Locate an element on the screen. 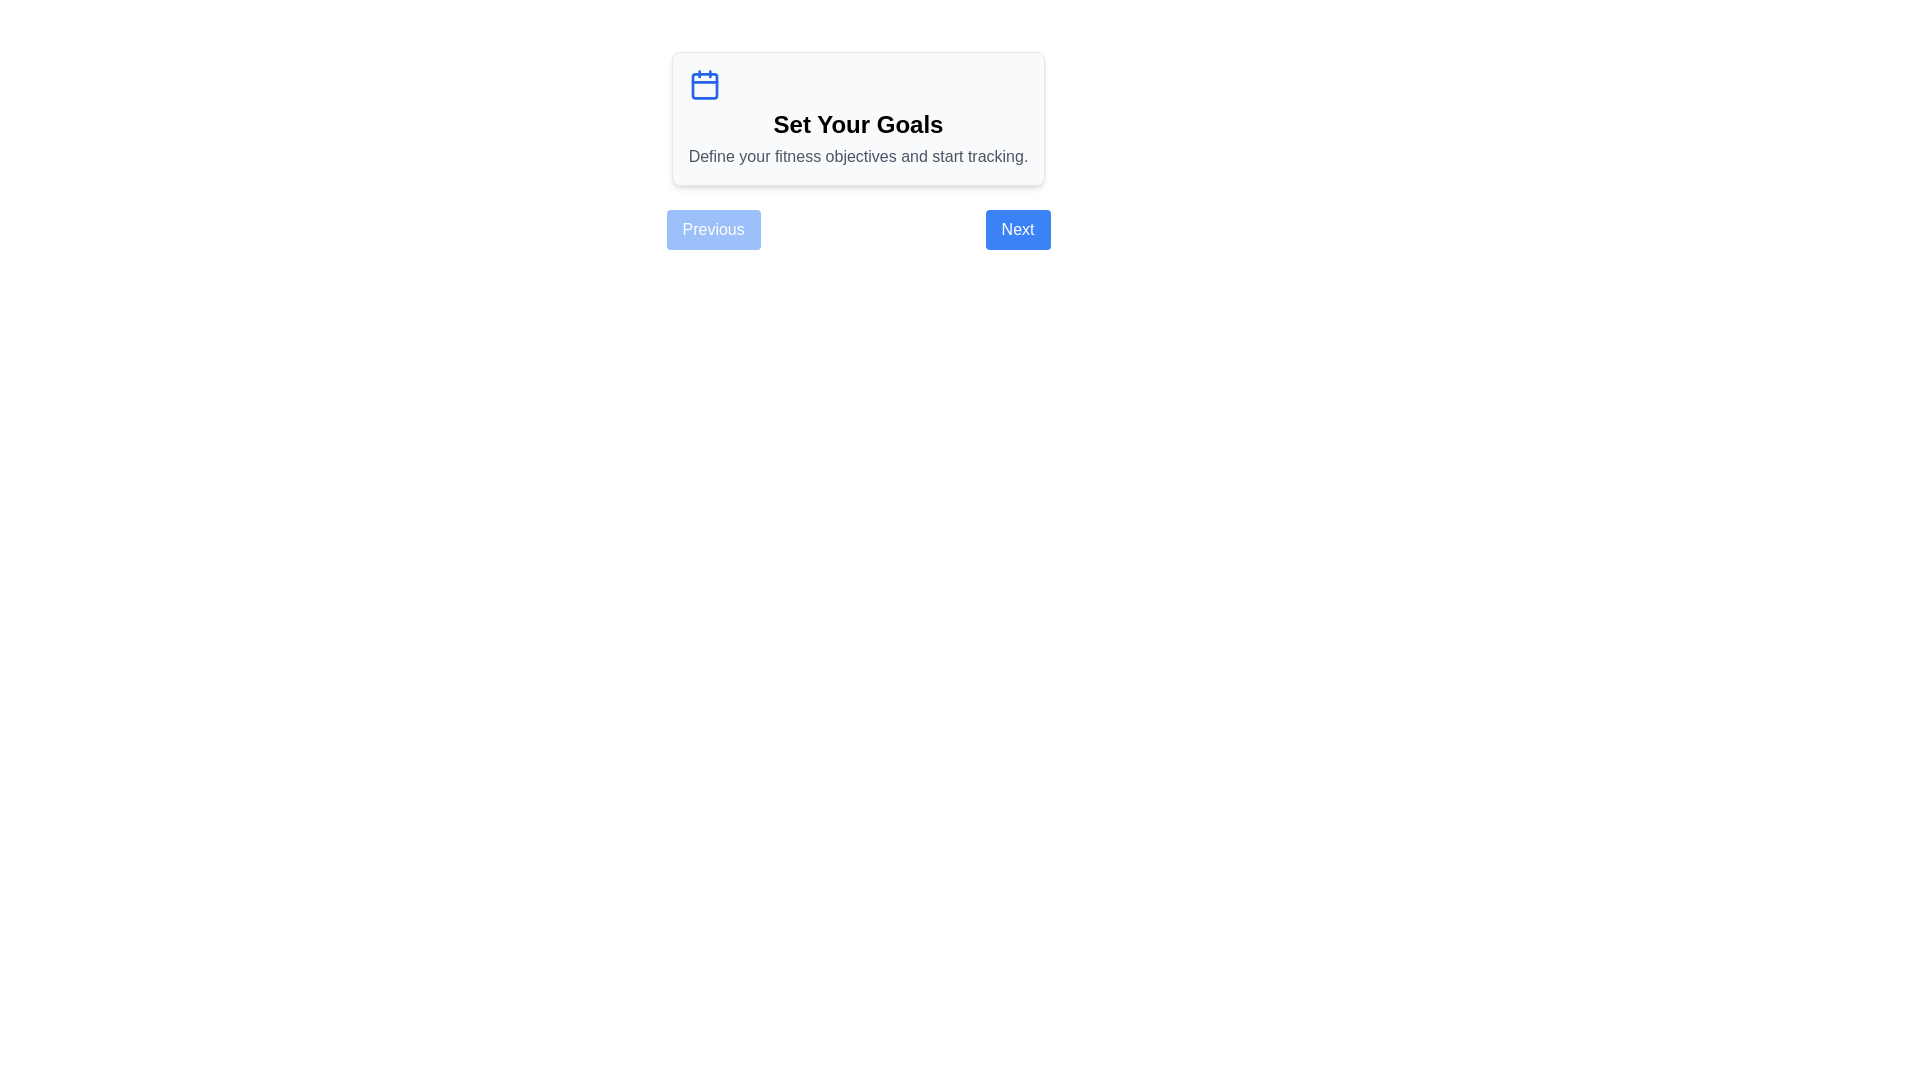  the text label that serves as a header or title at the top-center section of the card interface is located at coordinates (858, 124).